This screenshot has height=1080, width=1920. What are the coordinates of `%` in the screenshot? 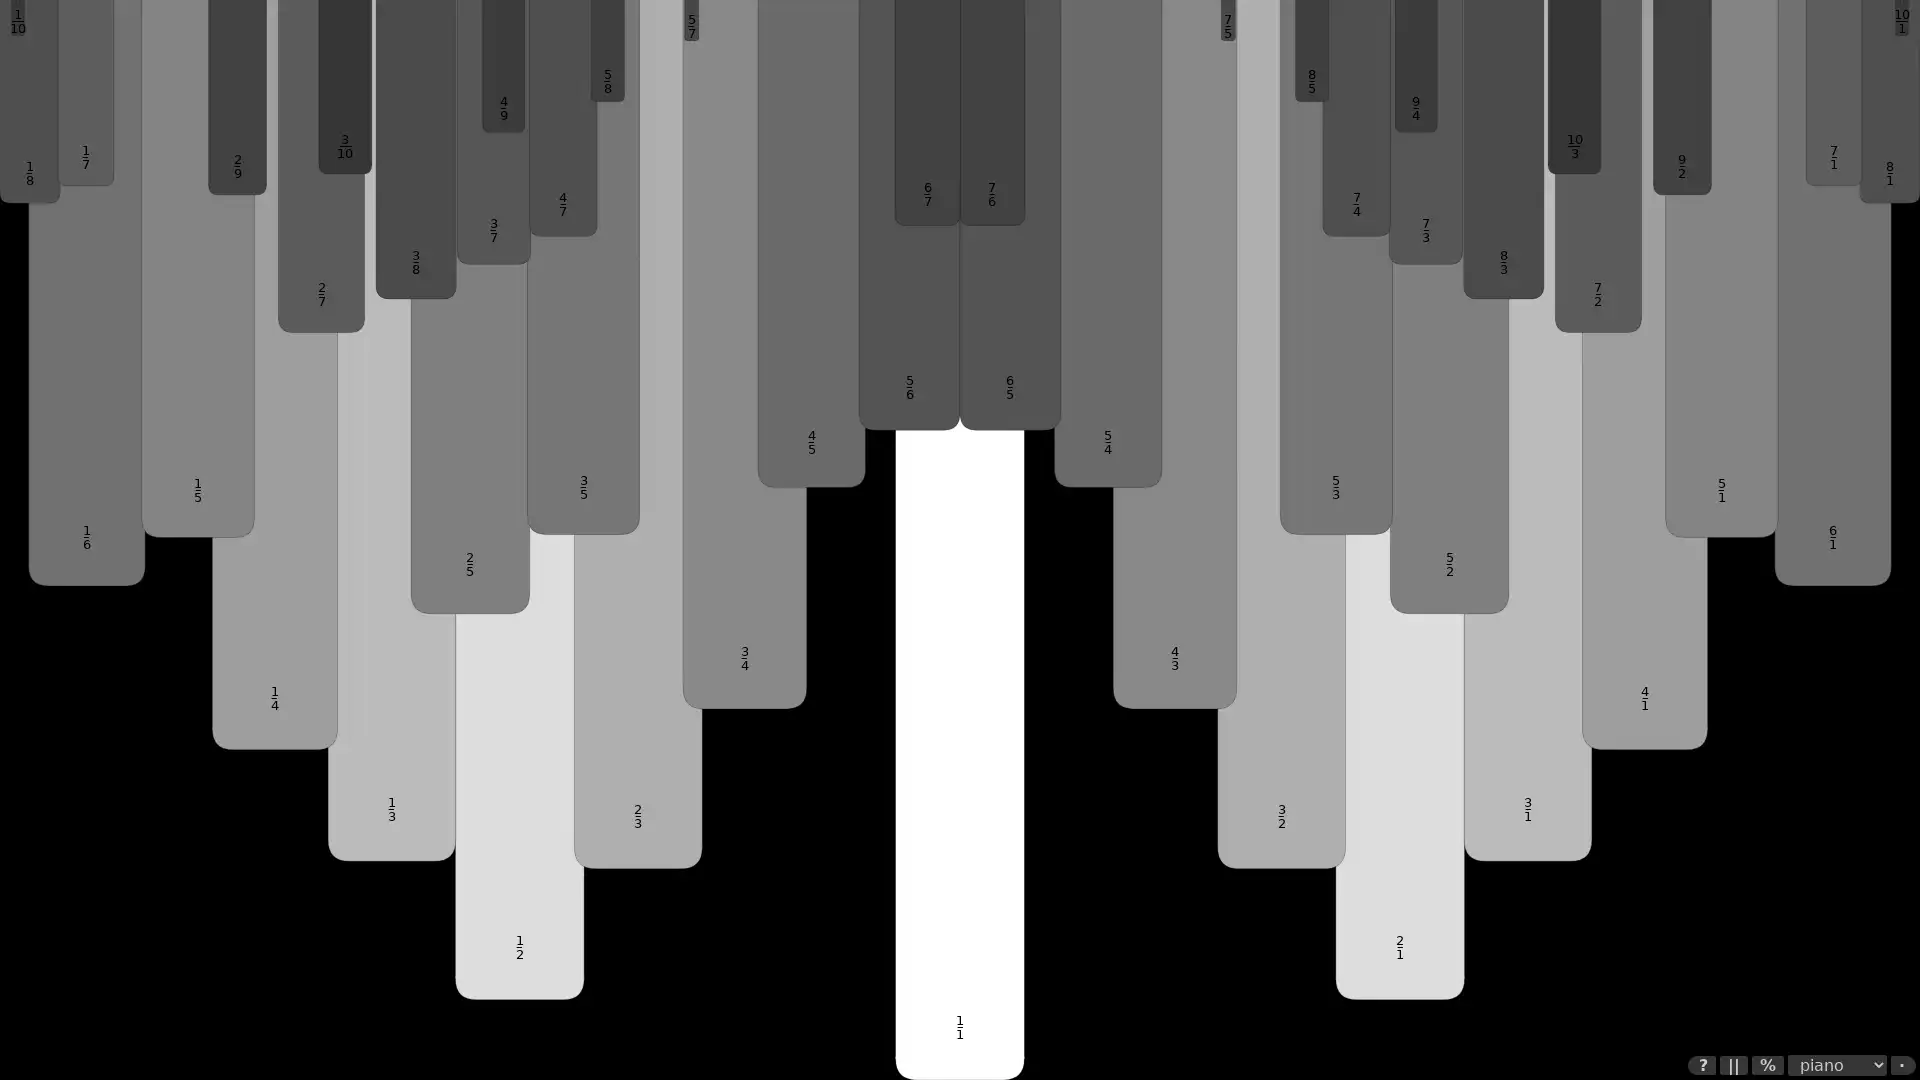 It's located at (1766, 1064).